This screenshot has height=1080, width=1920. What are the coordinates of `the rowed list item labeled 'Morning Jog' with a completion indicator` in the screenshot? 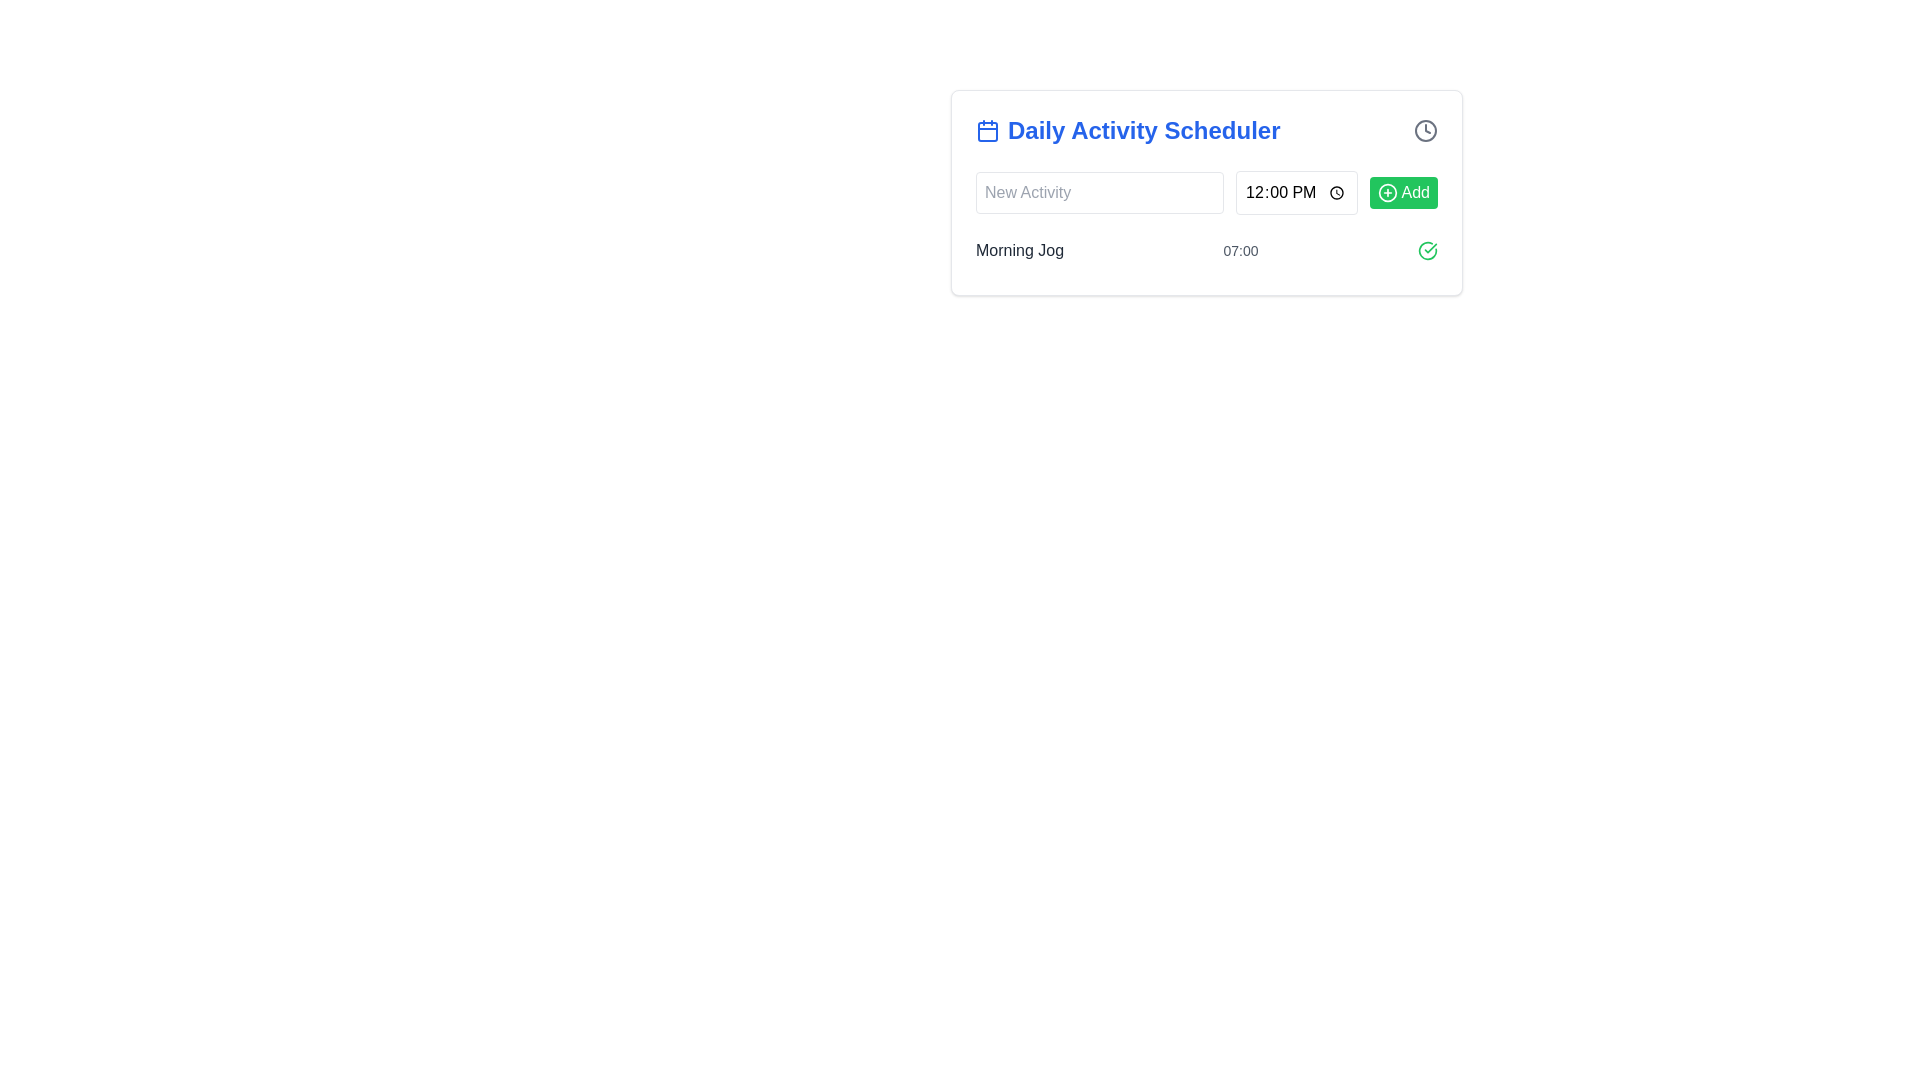 It's located at (1205, 249).